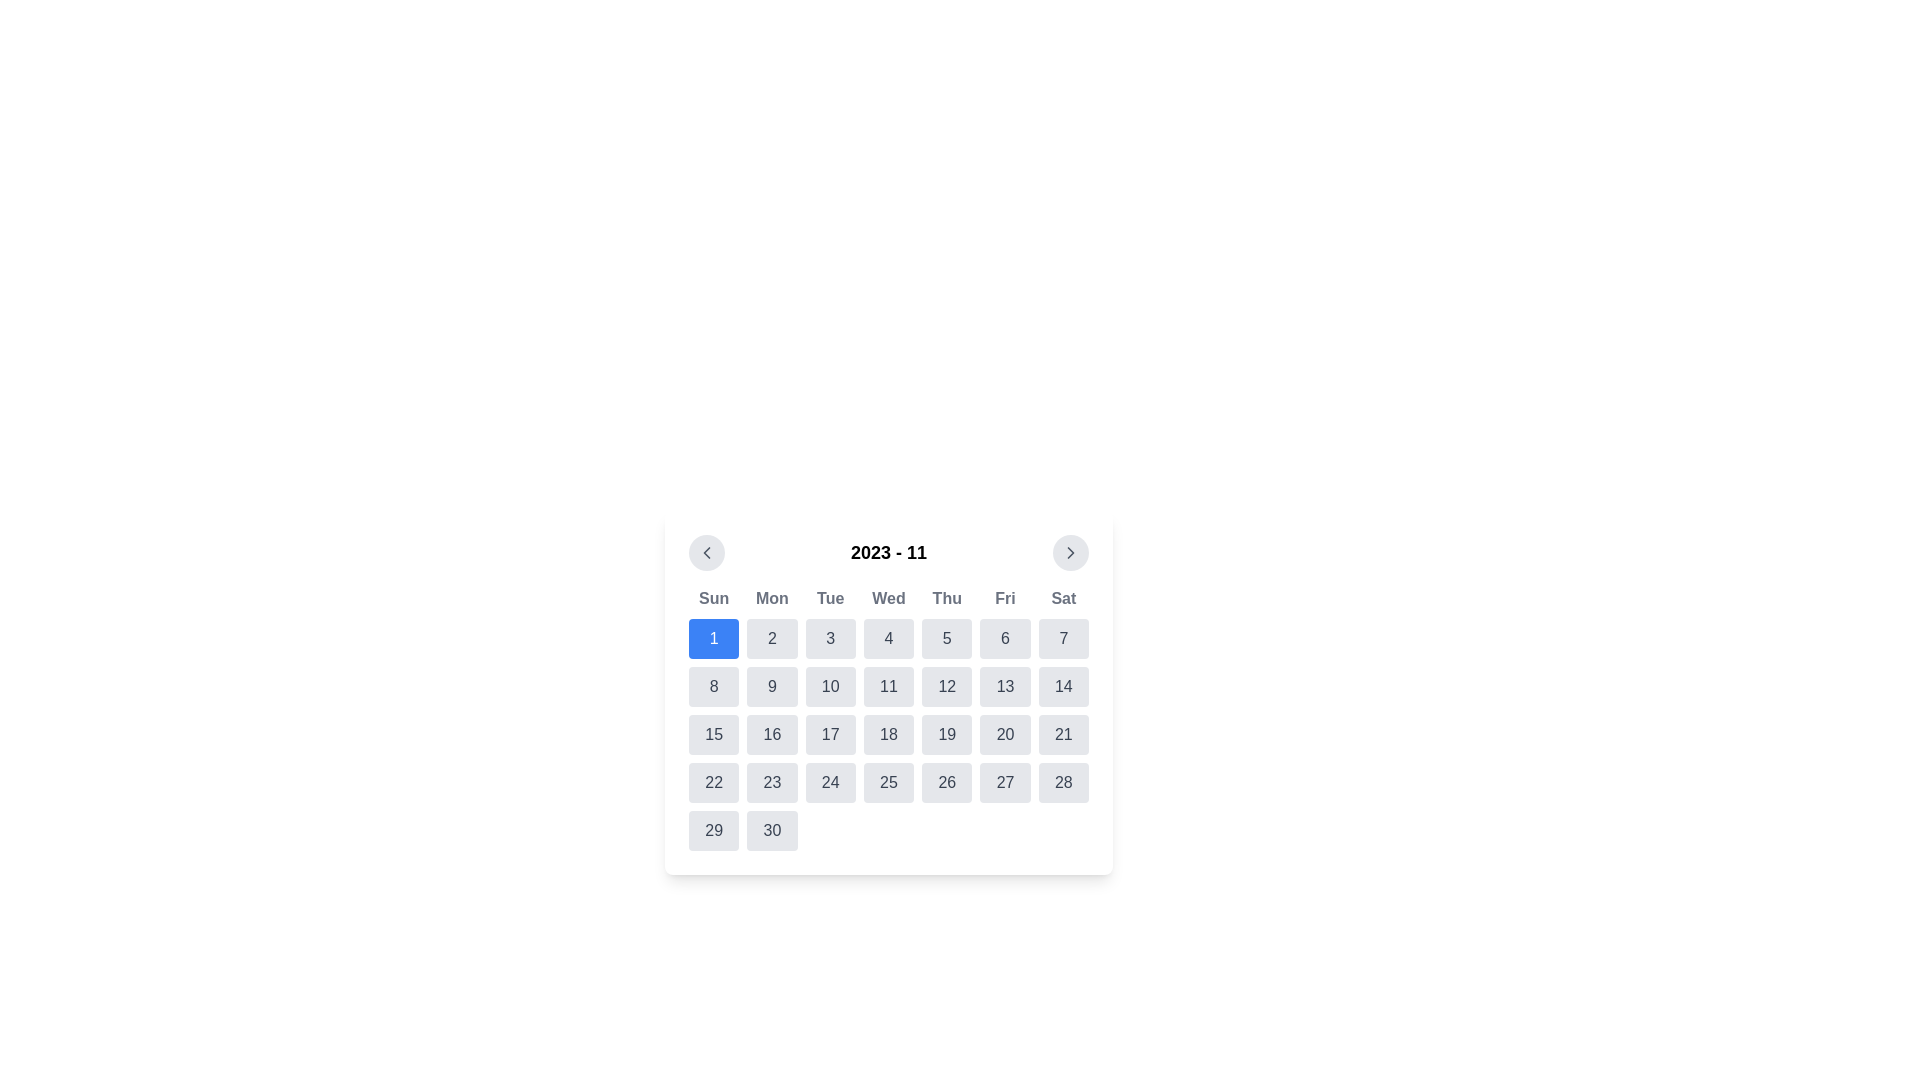 The width and height of the screenshot is (1920, 1080). Describe the element at coordinates (946, 782) in the screenshot. I see `the button for selecting the date '26' in the calendar interface` at that location.